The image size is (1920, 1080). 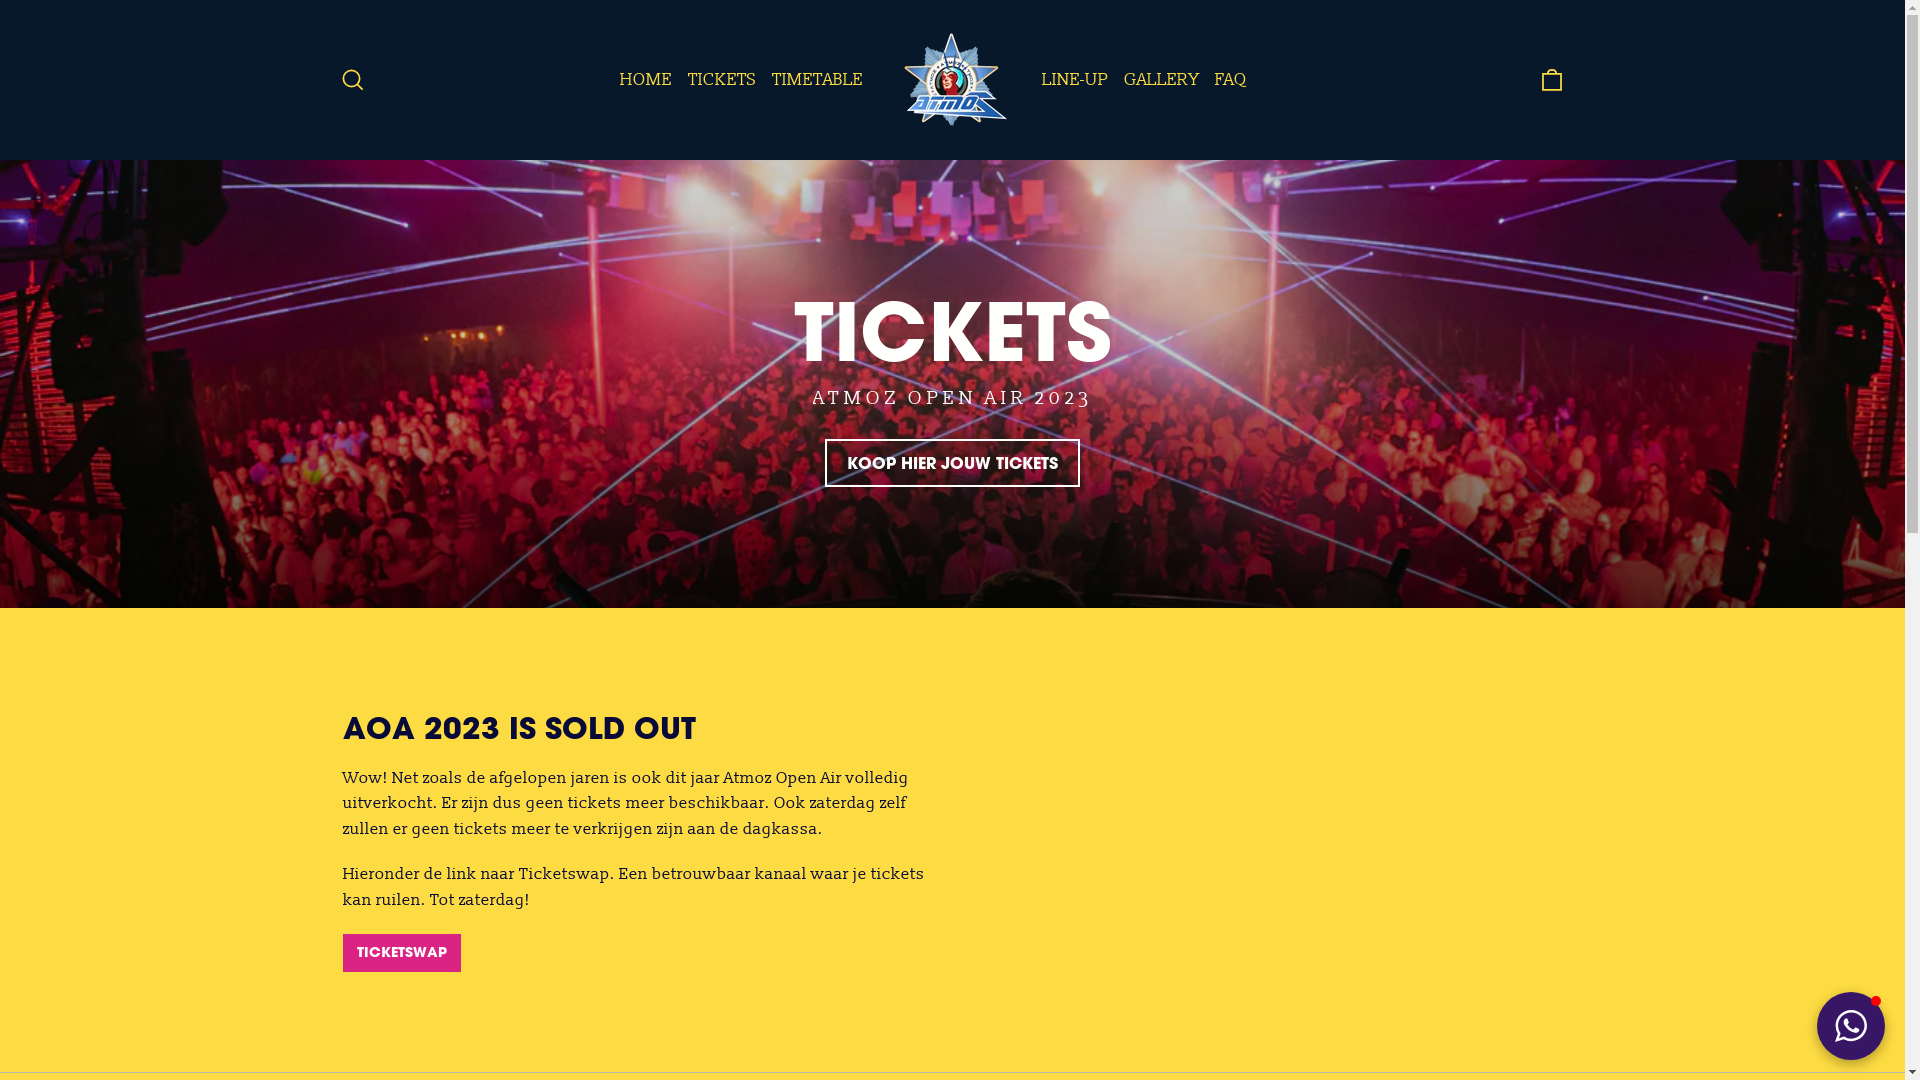 I want to click on 'GALLERY', so click(x=1115, y=78).